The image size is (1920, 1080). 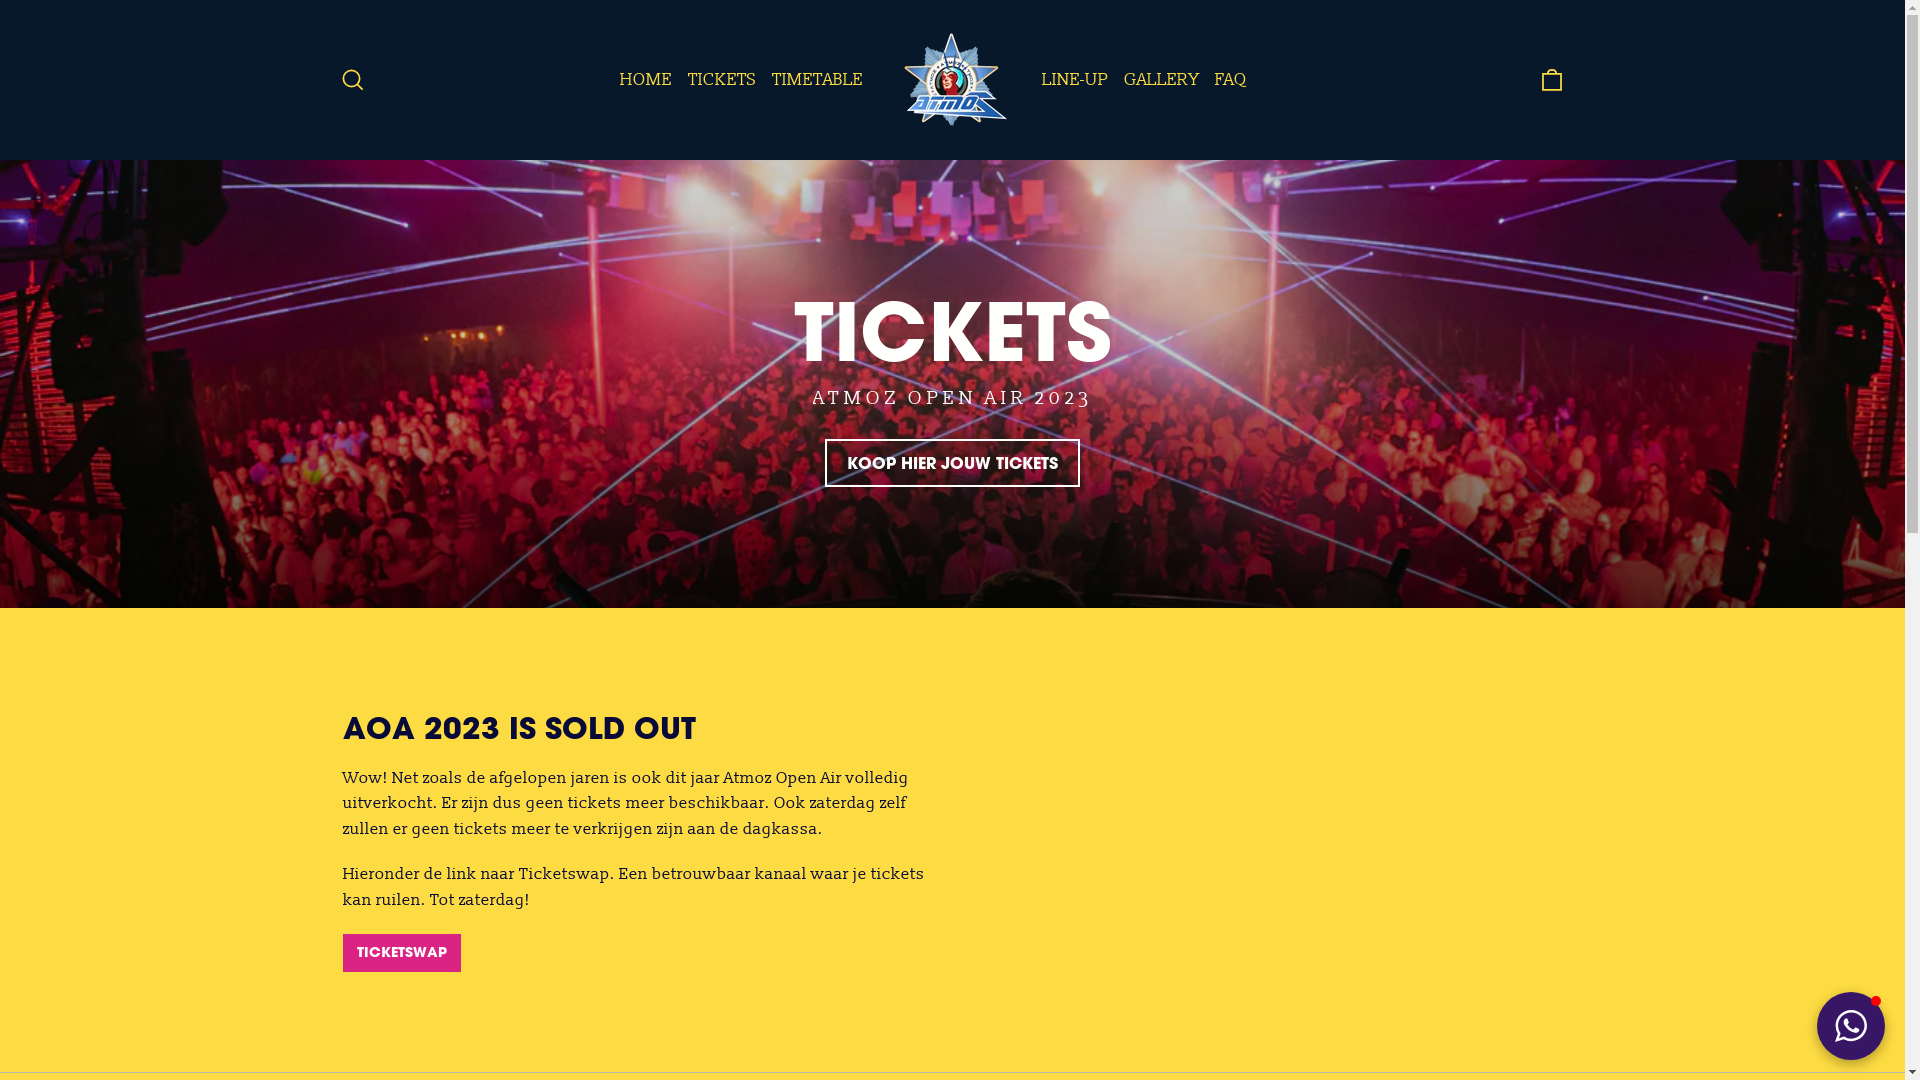 I want to click on 'GALLERY', so click(x=1115, y=78).